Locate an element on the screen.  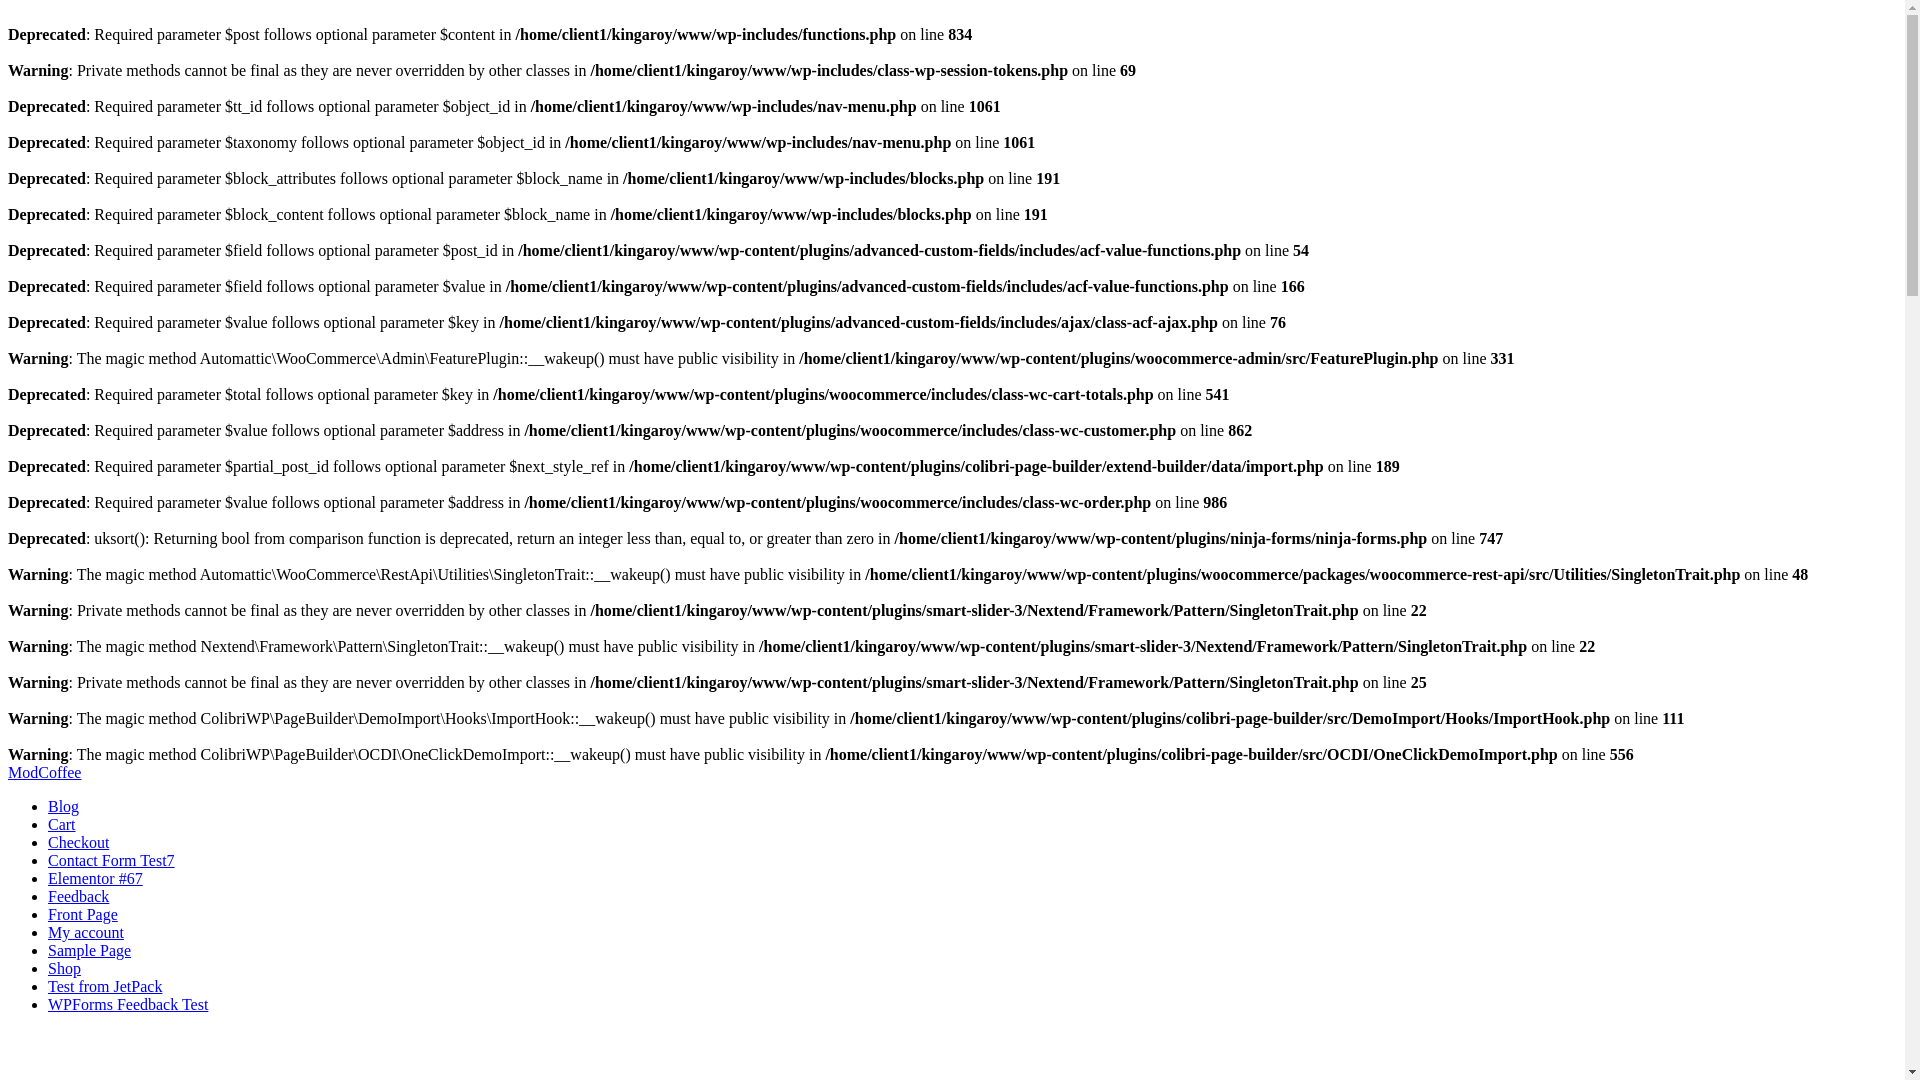
'Skip to content' is located at coordinates (8, 764).